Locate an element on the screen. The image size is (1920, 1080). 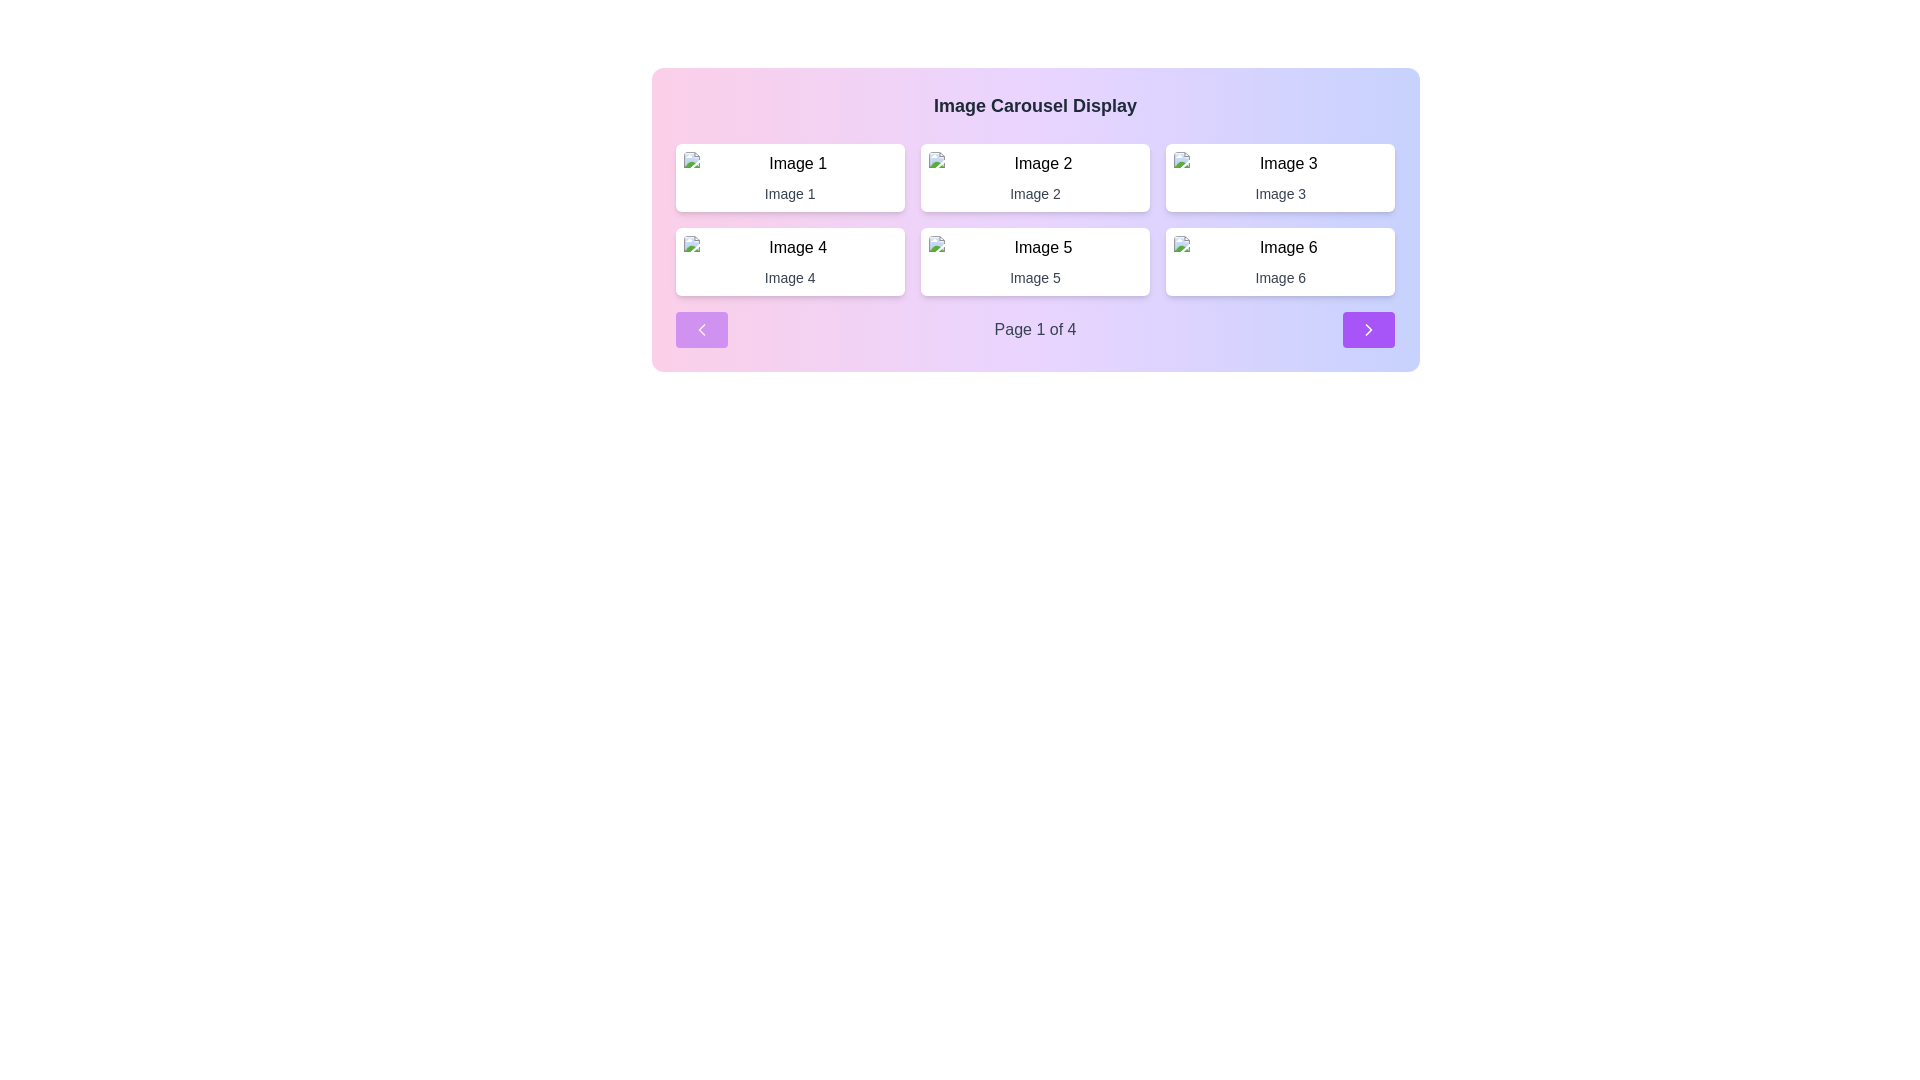
the image in the Card component labeled 'Image 3' is located at coordinates (1280, 176).